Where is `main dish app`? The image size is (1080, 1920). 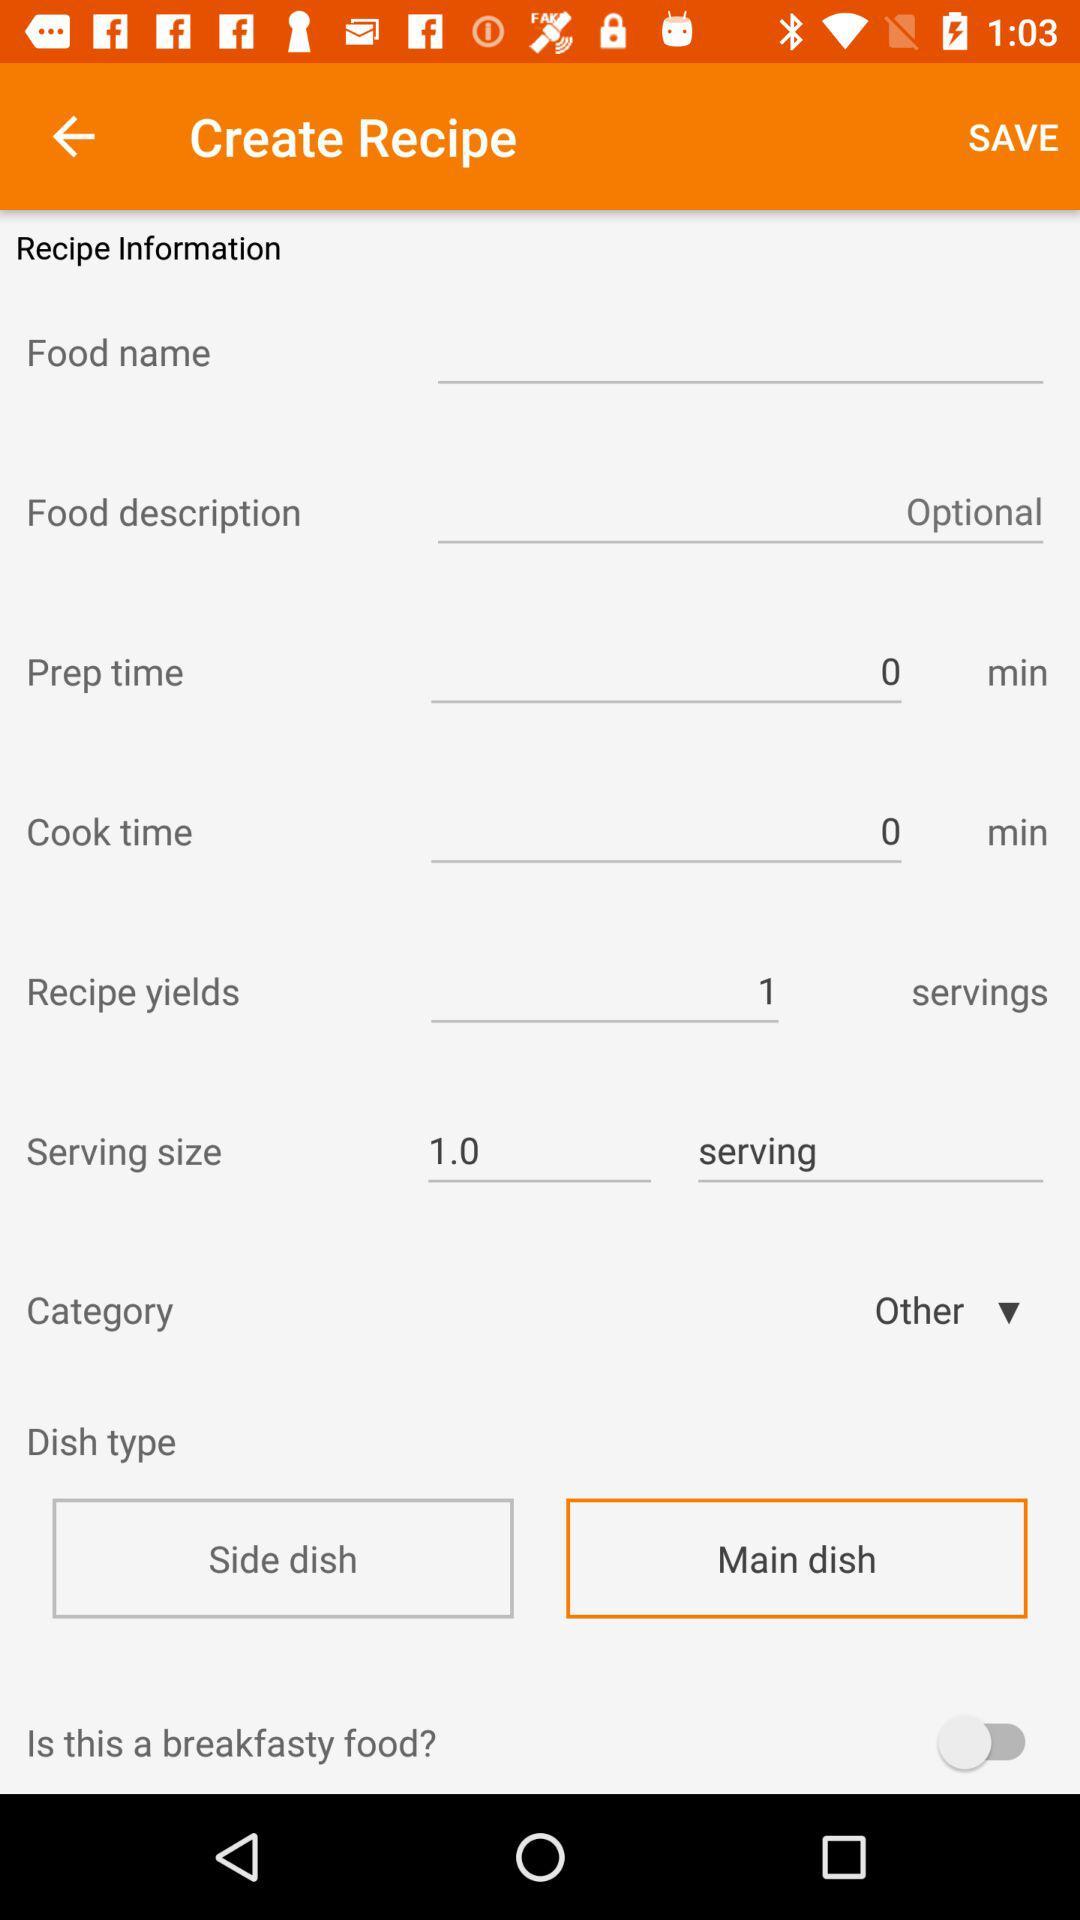
main dish app is located at coordinates (795, 1557).